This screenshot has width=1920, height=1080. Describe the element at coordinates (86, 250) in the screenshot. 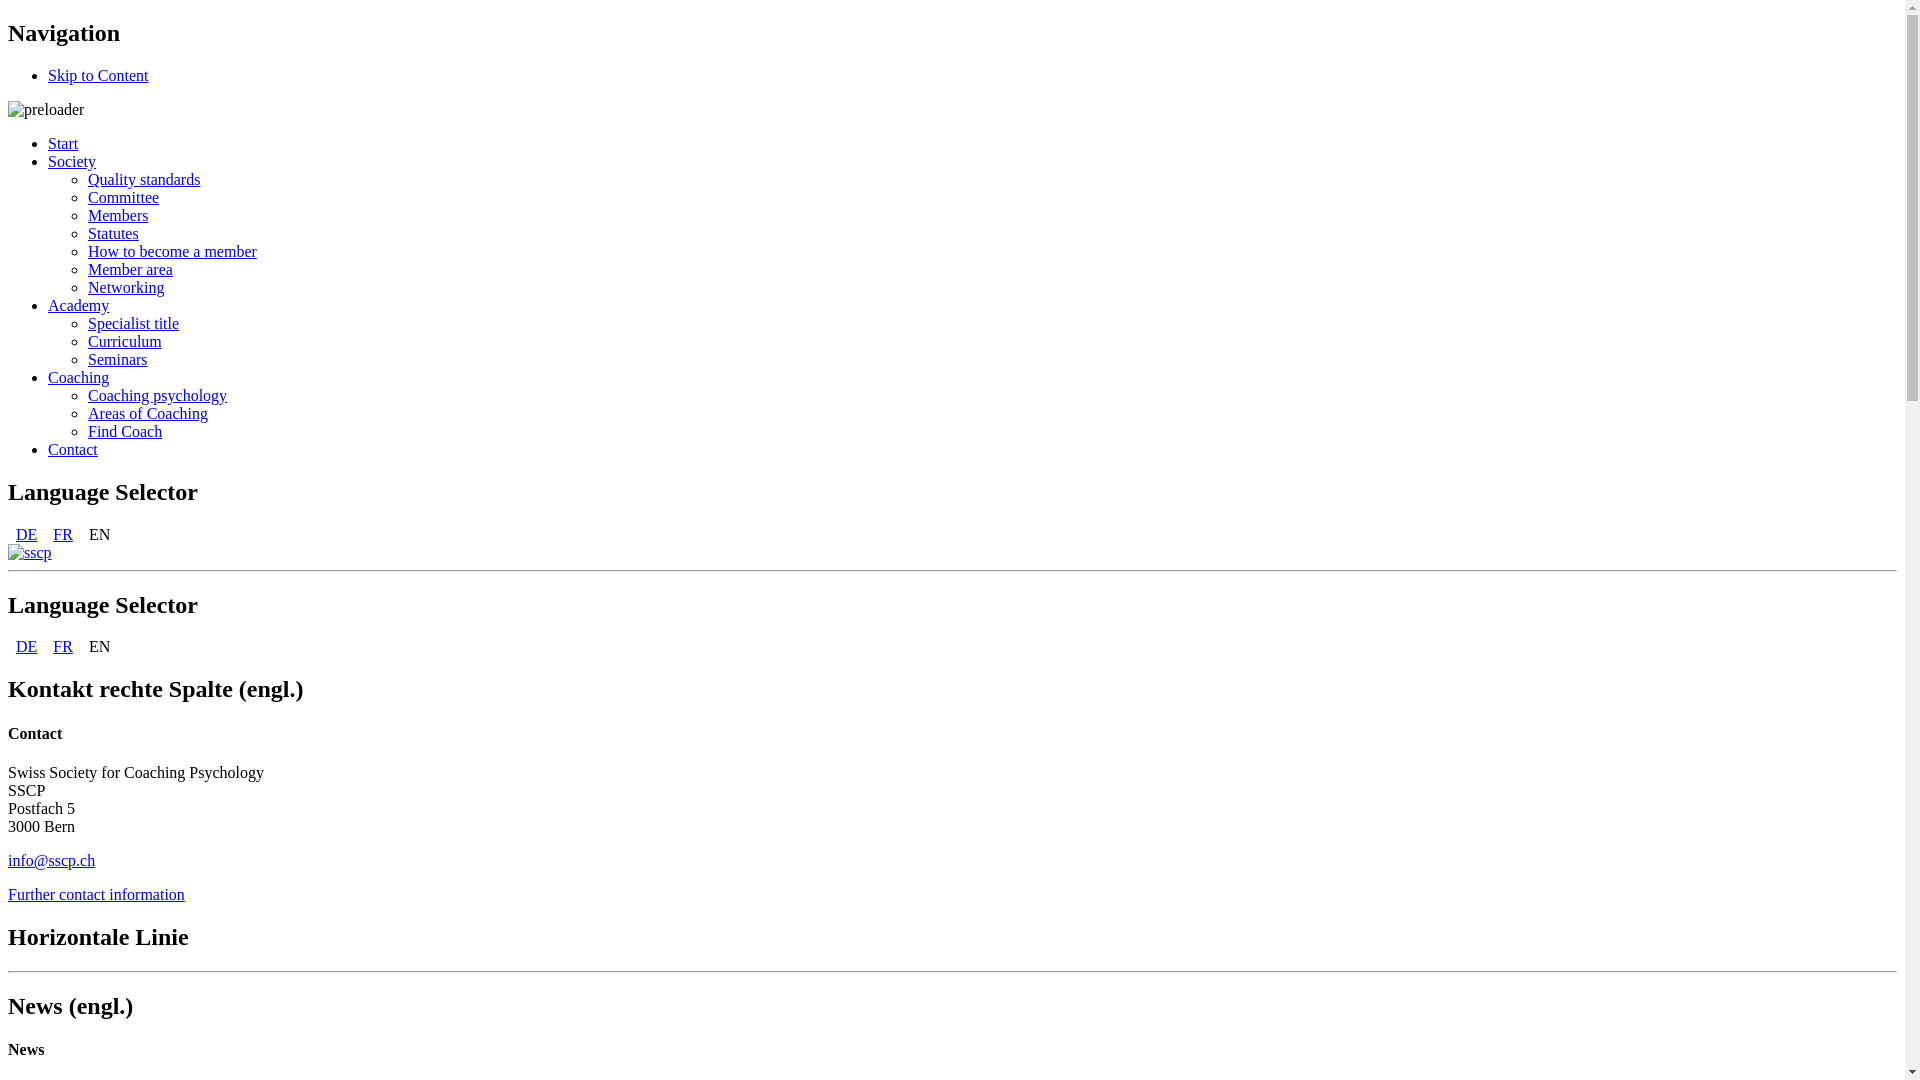

I see `'How to become a member'` at that location.